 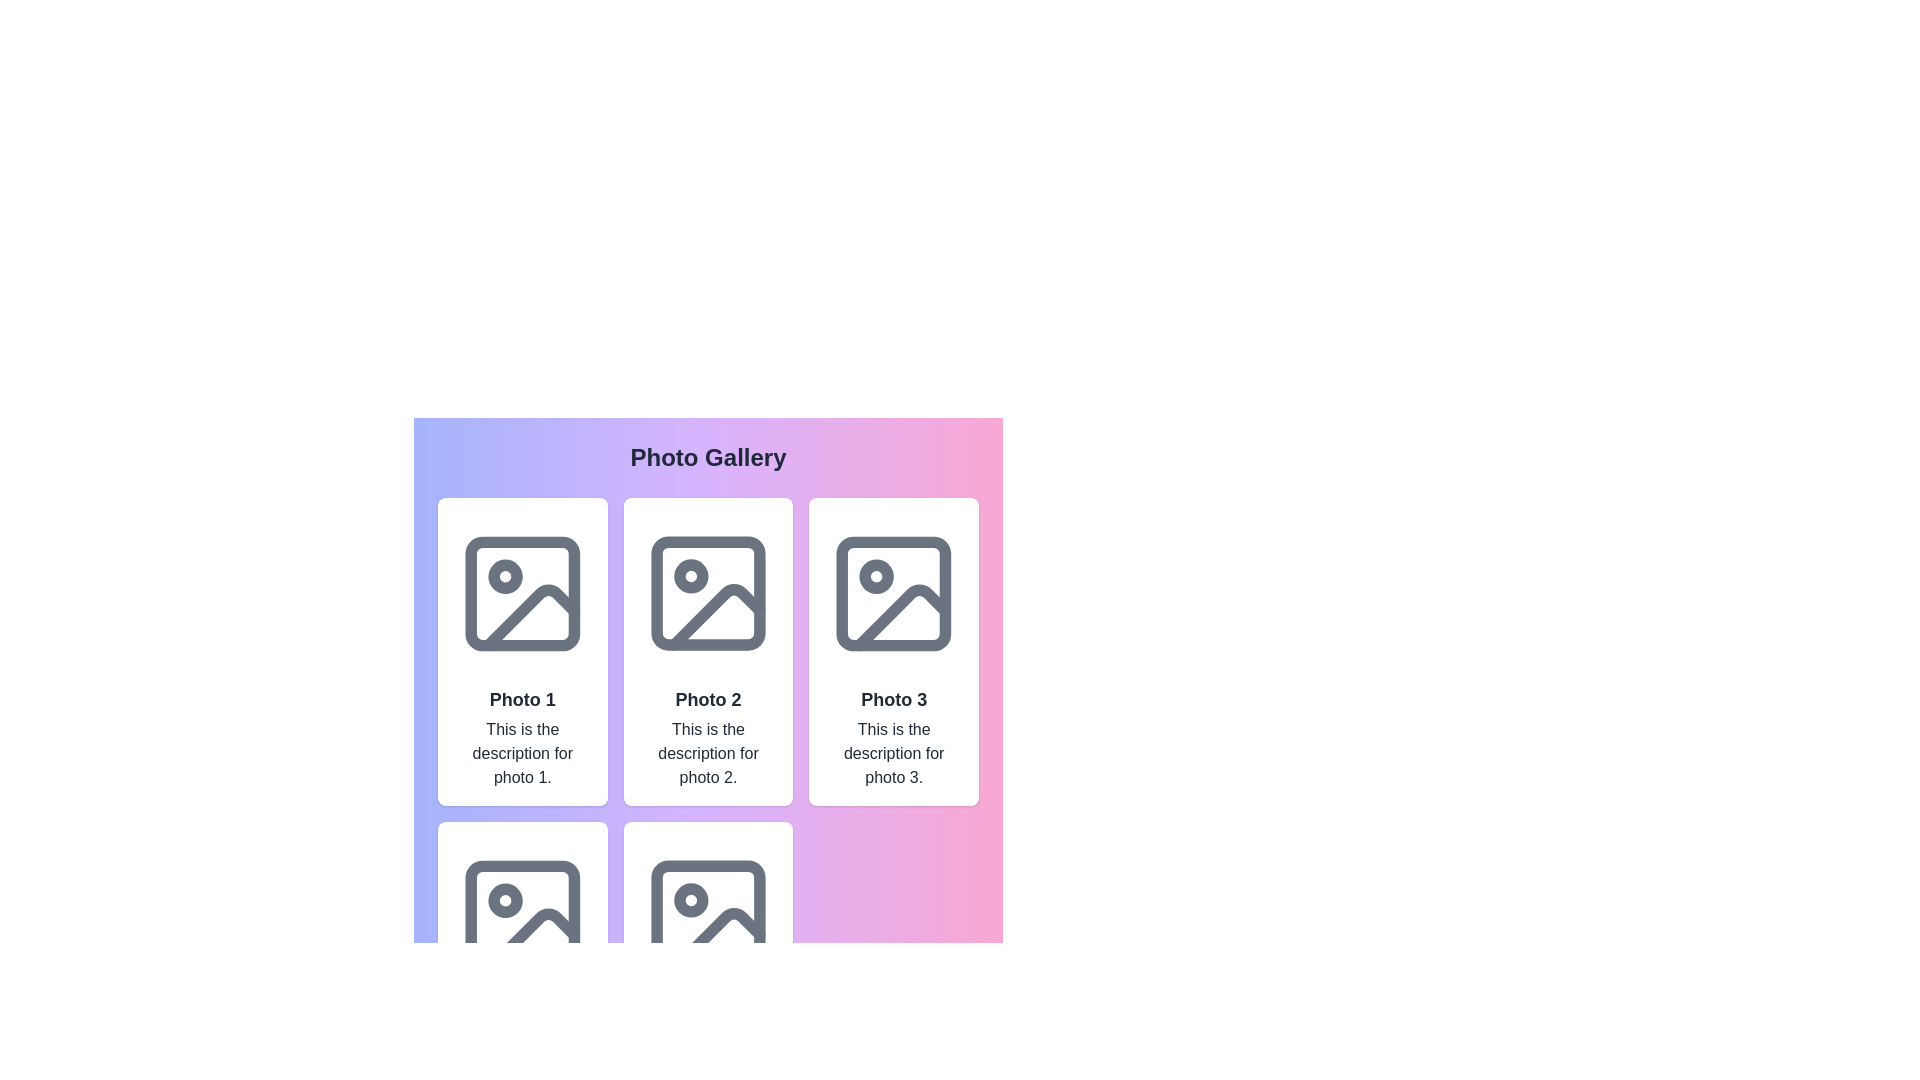 What do you see at coordinates (708, 593) in the screenshot?
I see `the icon representing an image associated with the card labeled 'Photo 2' located in the second column of the first row` at bounding box center [708, 593].